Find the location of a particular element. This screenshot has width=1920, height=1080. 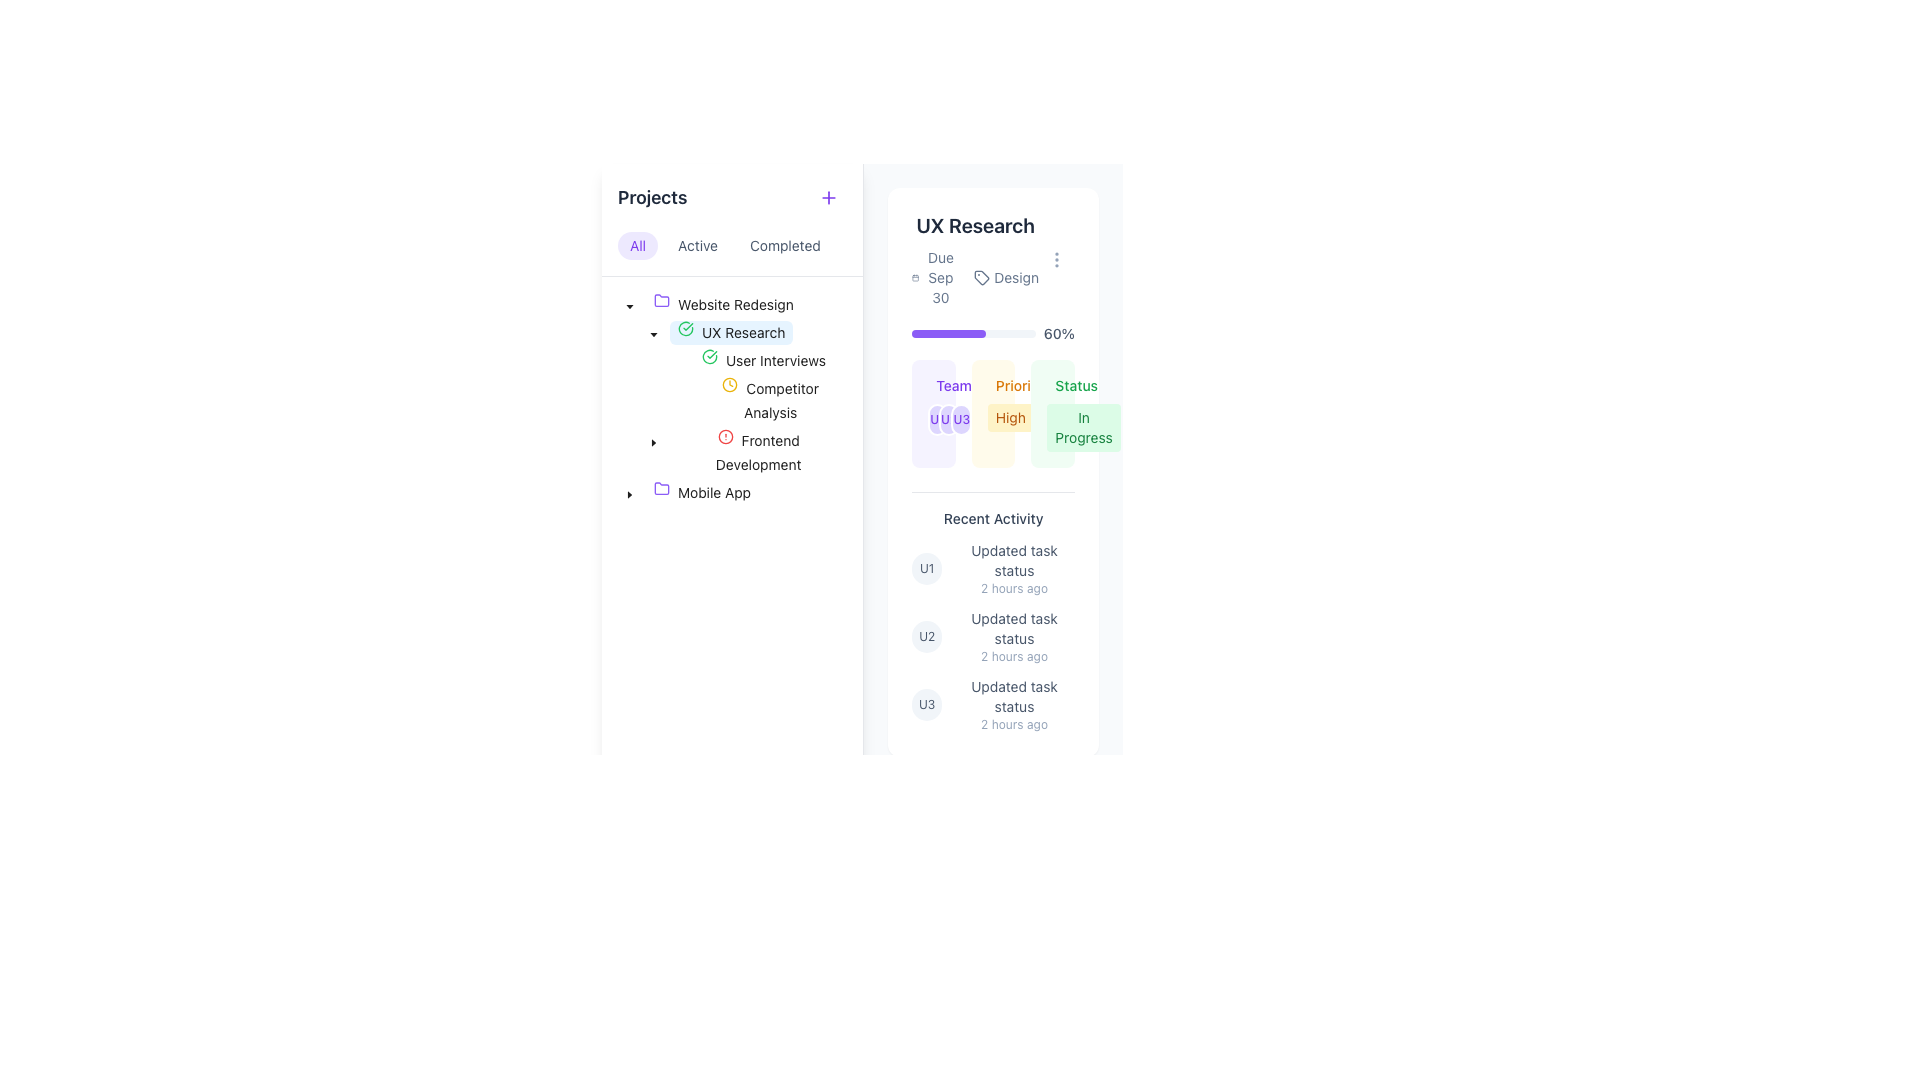

the Tree Item titled 'UX Research', which features a green checkmark icon on its left side is located at coordinates (730, 331).